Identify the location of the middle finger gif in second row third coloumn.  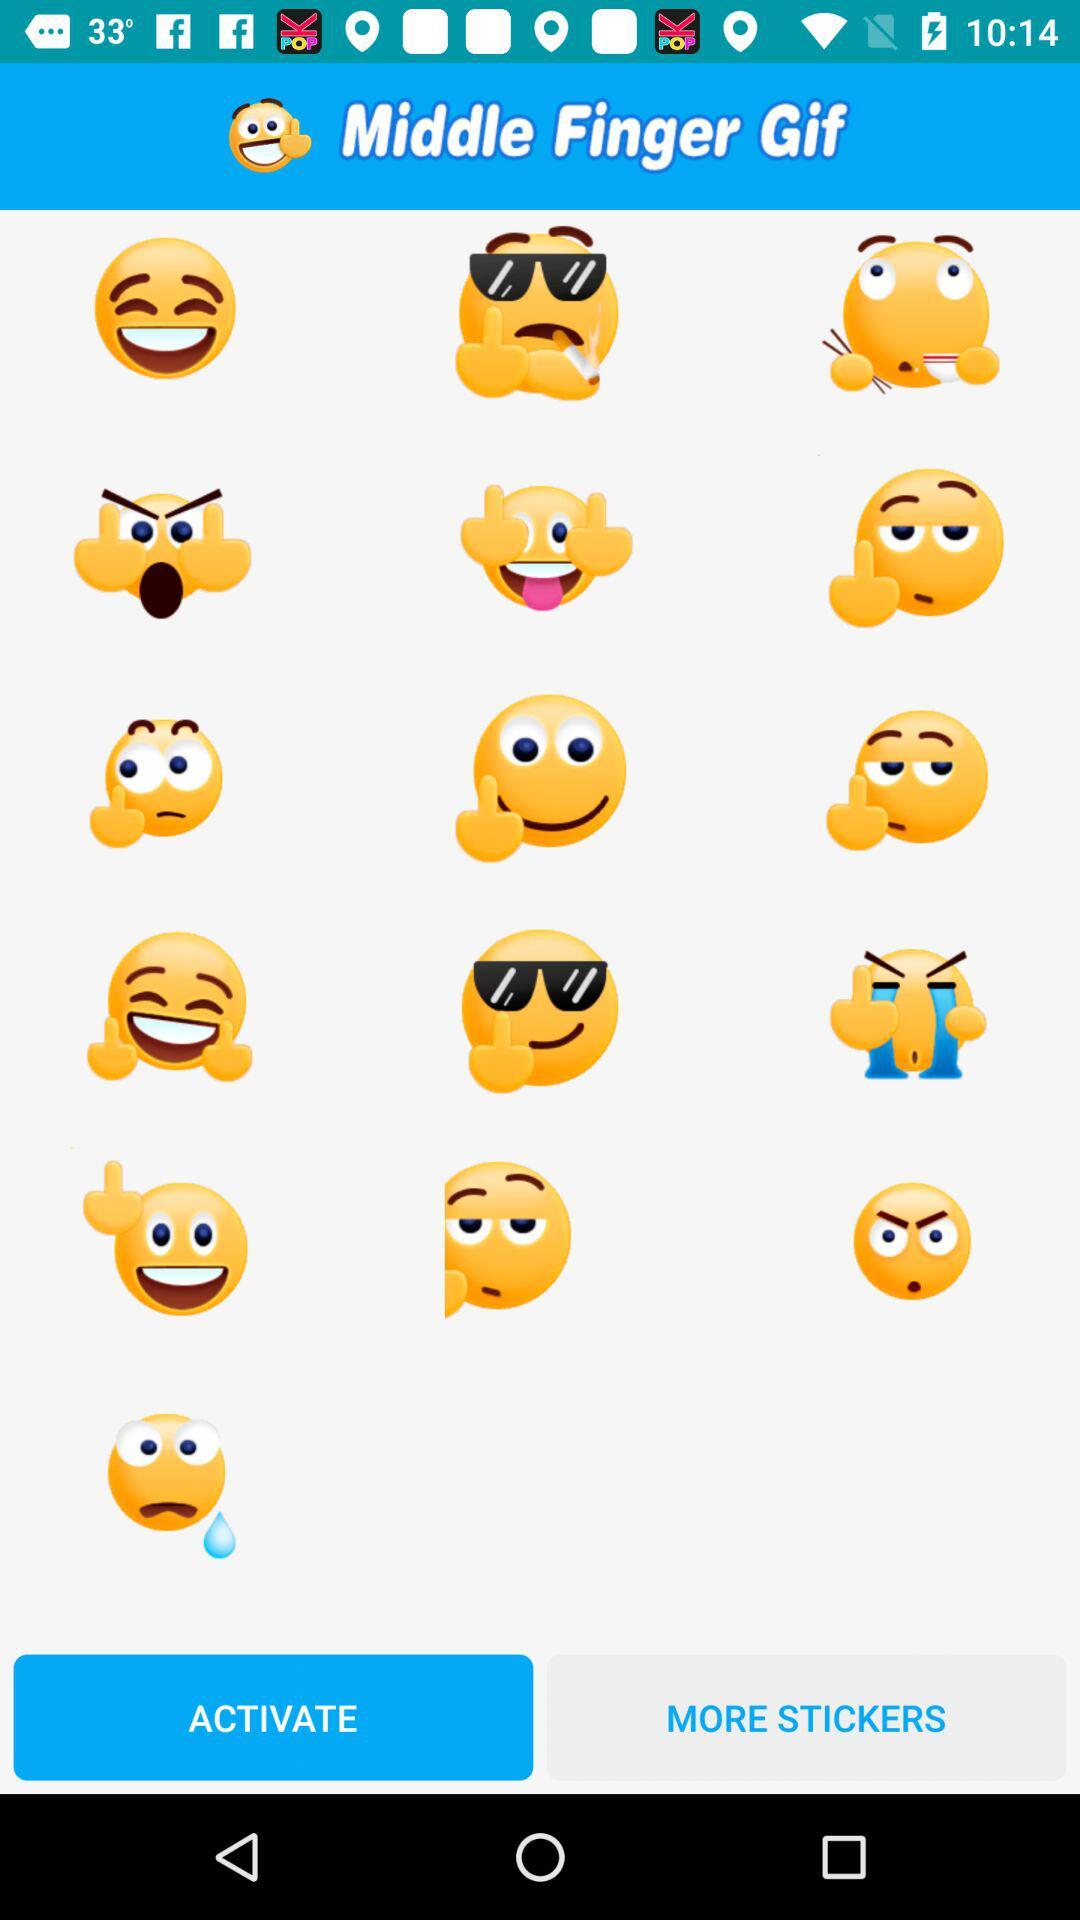
(912, 549).